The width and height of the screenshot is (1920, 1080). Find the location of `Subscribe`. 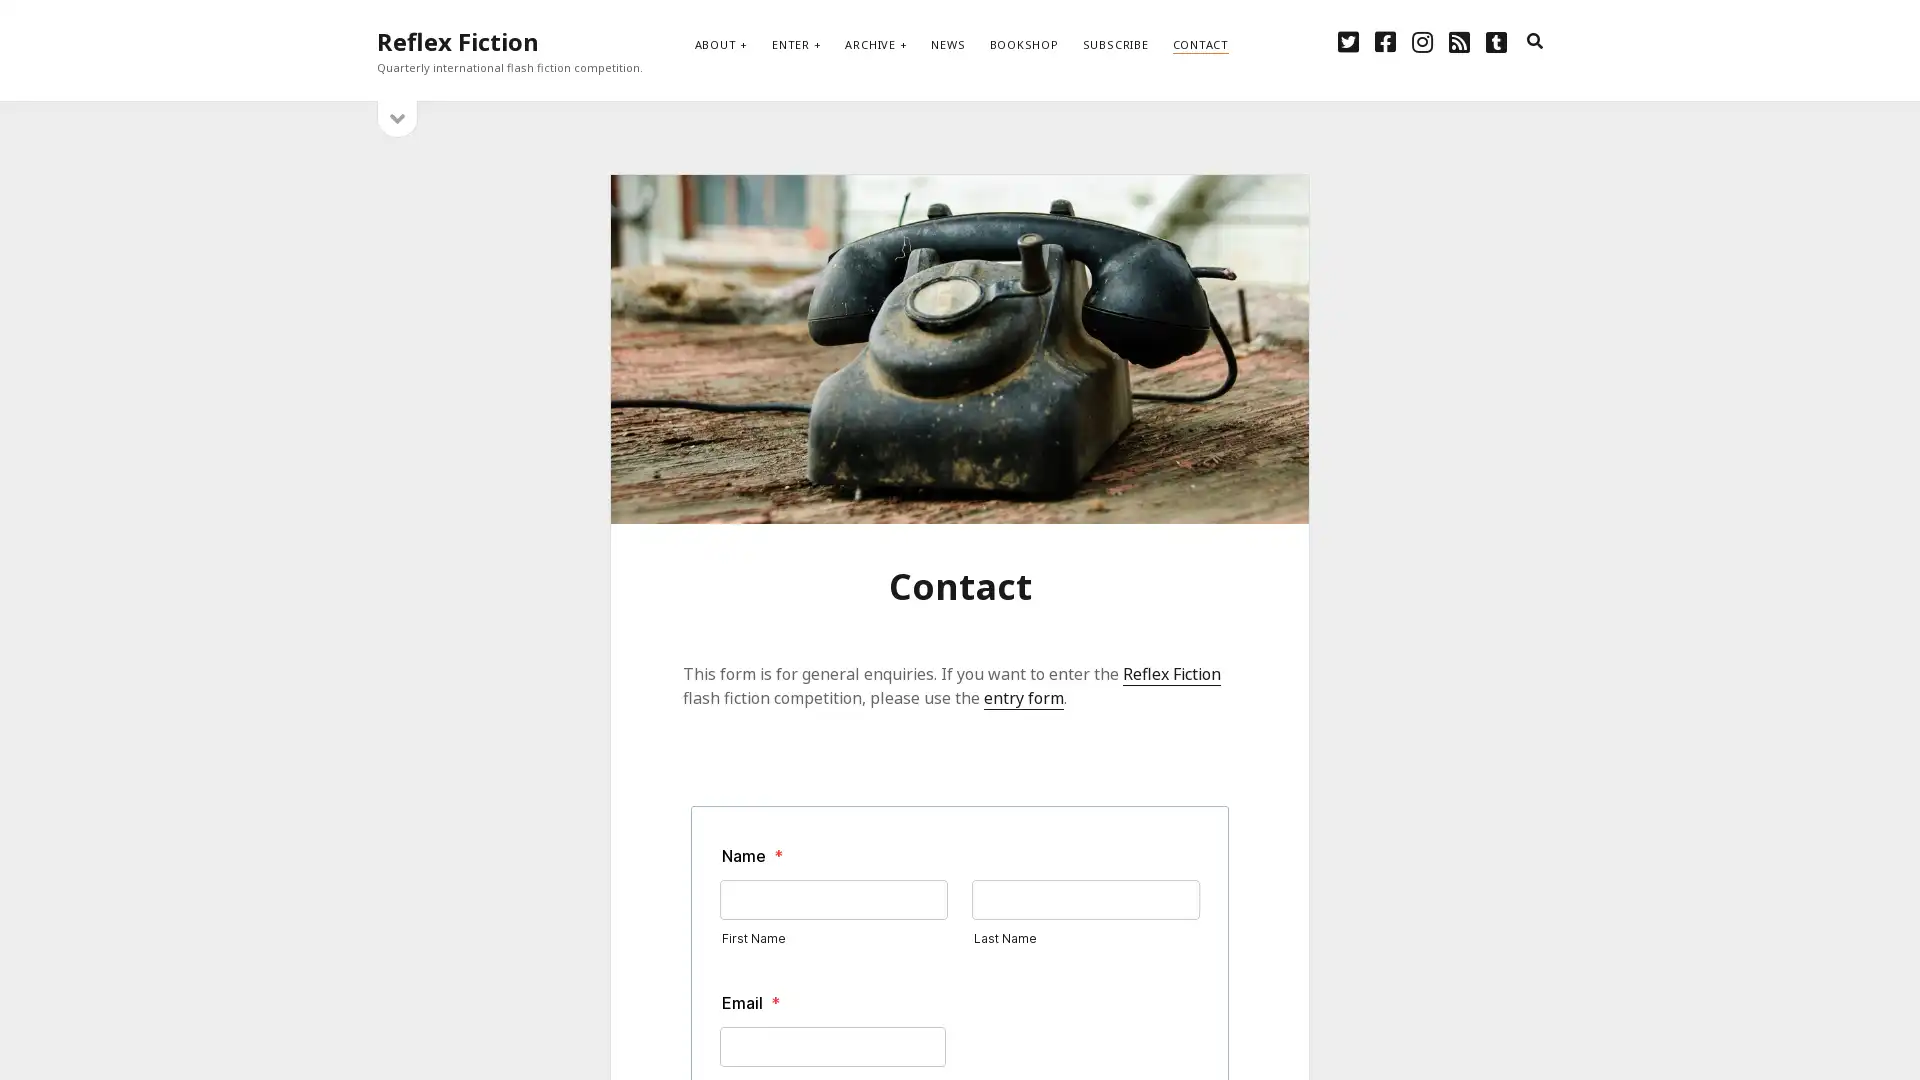

Subscribe is located at coordinates (1207, 231).